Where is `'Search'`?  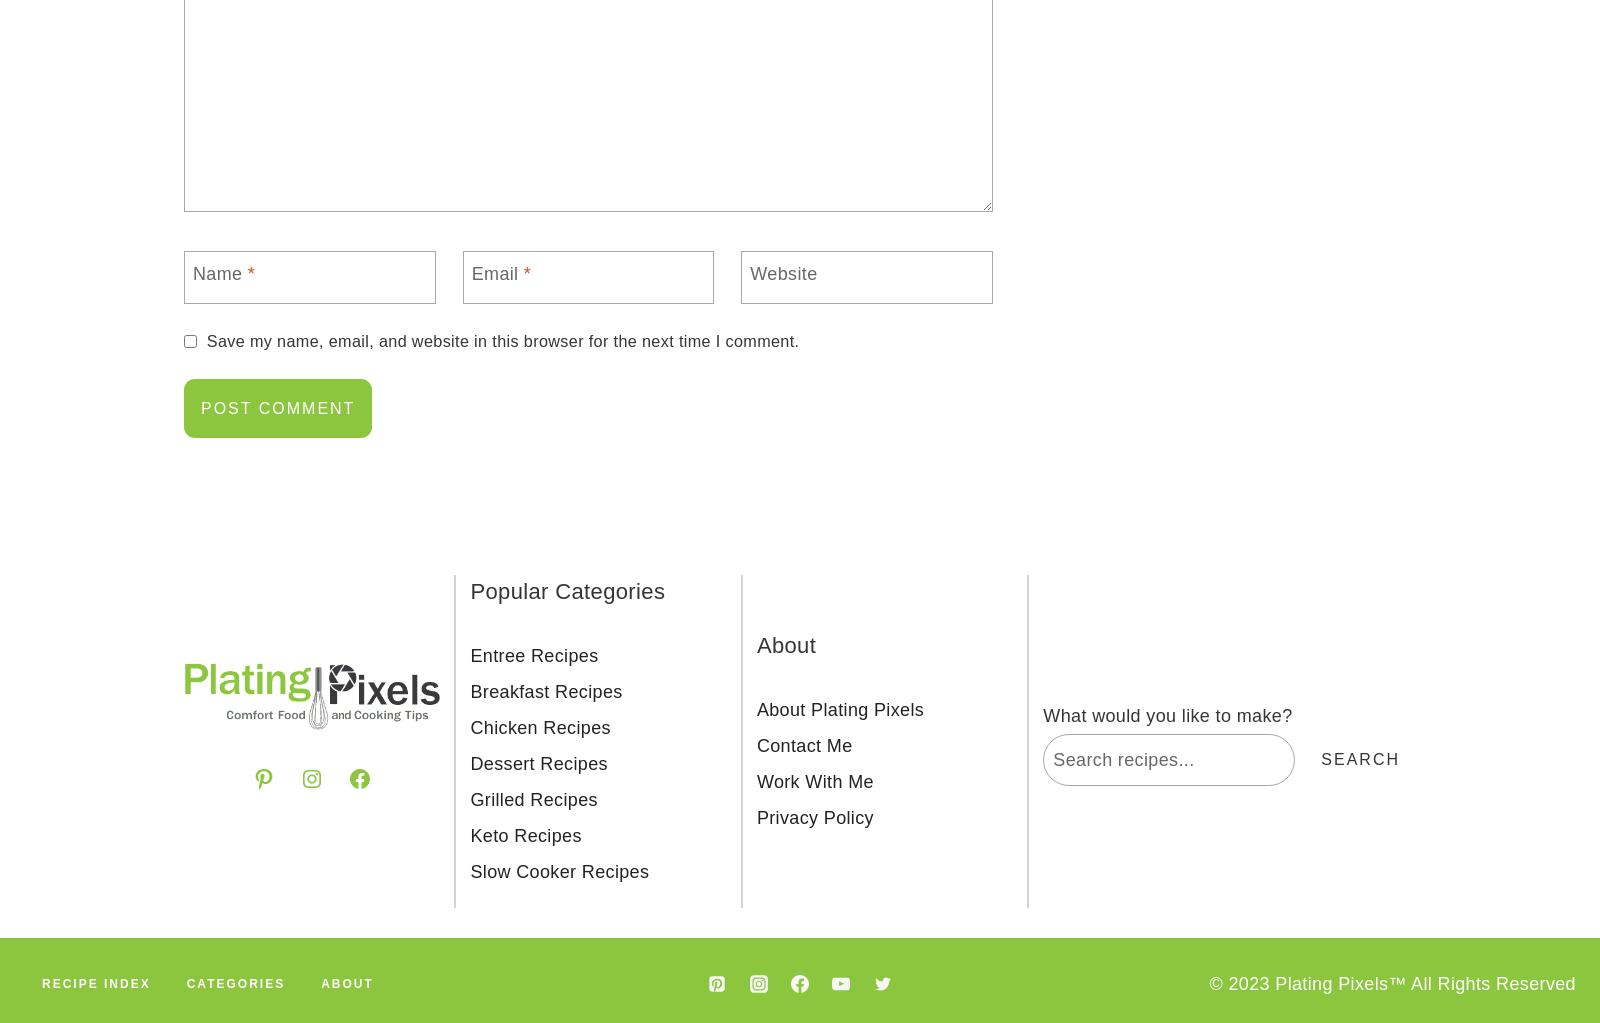 'Search' is located at coordinates (1359, 758).